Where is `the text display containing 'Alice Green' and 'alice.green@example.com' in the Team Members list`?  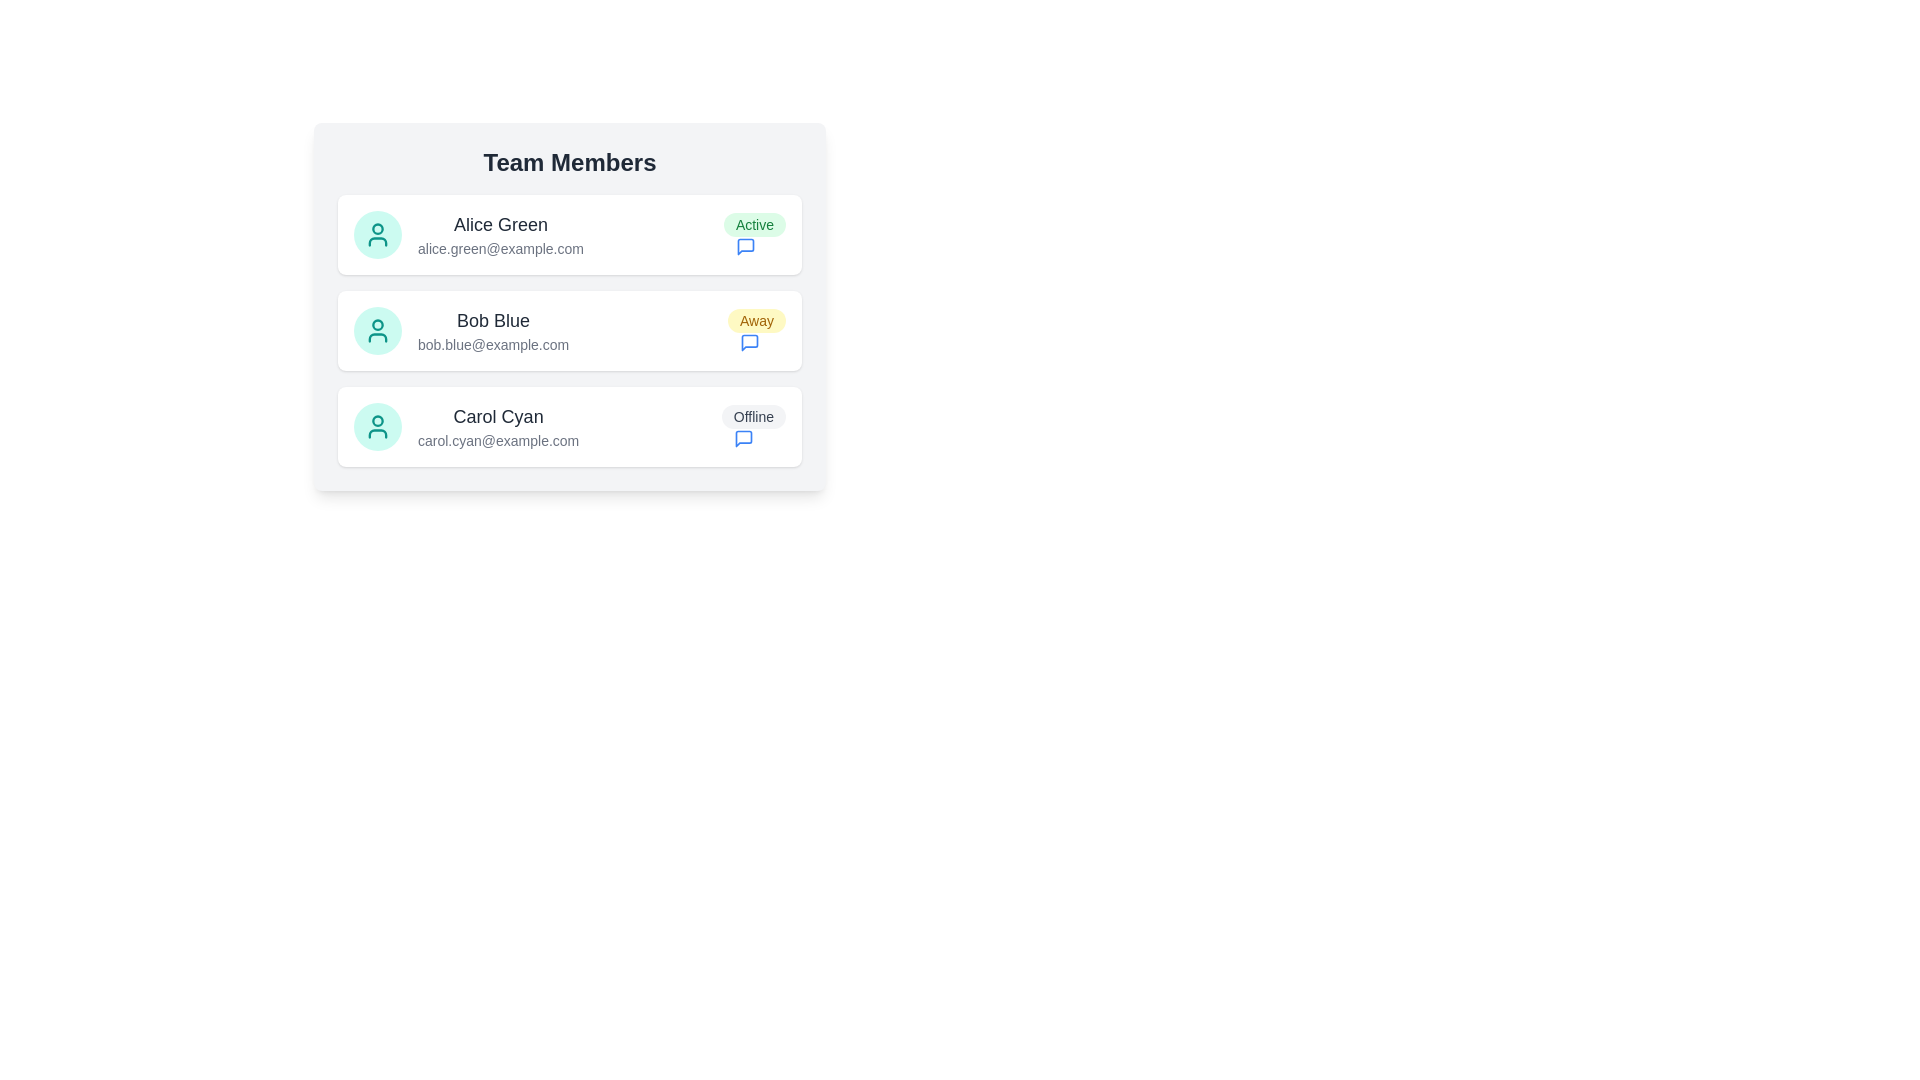
the text display containing 'Alice Green' and 'alice.green@example.com' in the Team Members list is located at coordinates (500, 234).